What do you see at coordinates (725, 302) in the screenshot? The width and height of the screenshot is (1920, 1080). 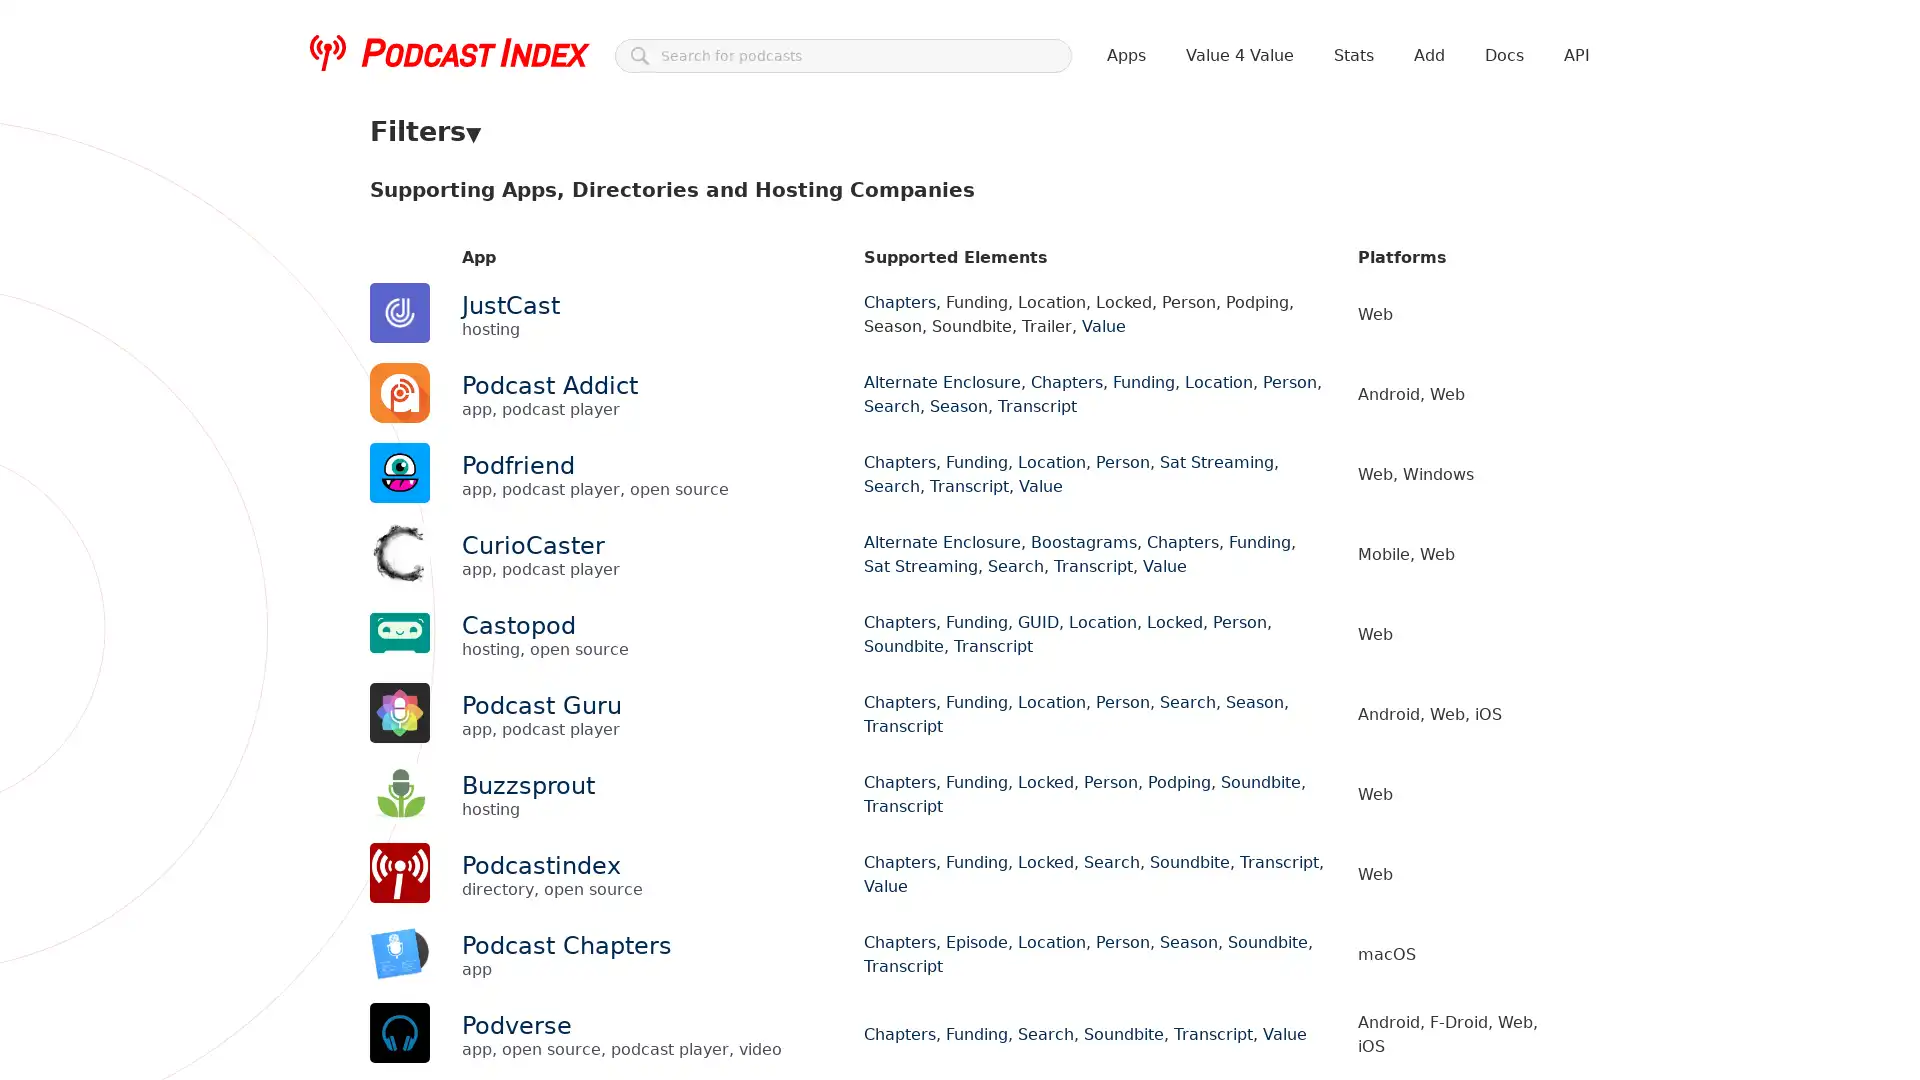 I see `Chapters` at bounding box center [725, 302].